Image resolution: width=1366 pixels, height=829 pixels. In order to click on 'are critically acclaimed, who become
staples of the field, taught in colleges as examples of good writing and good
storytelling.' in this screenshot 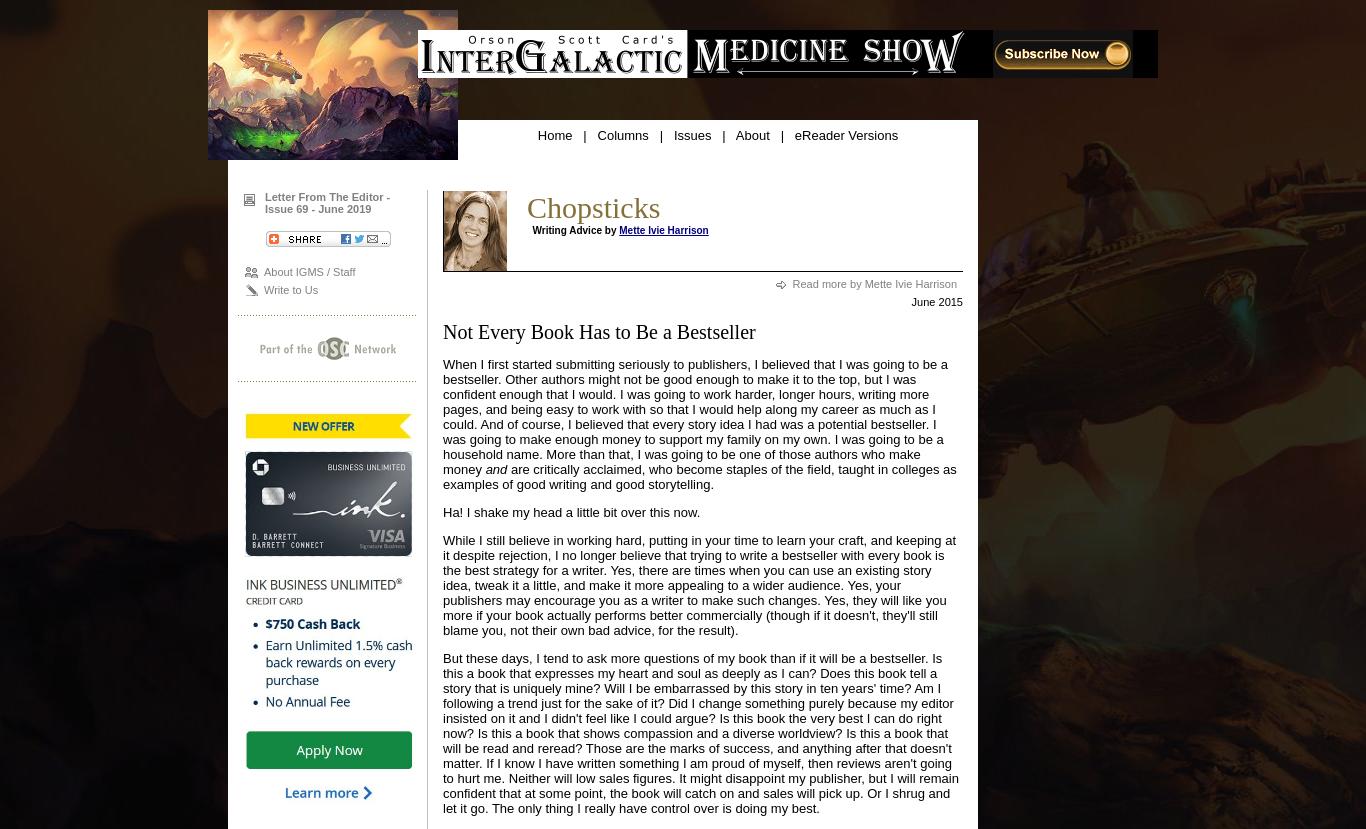, I will do `click(441, 477)`.